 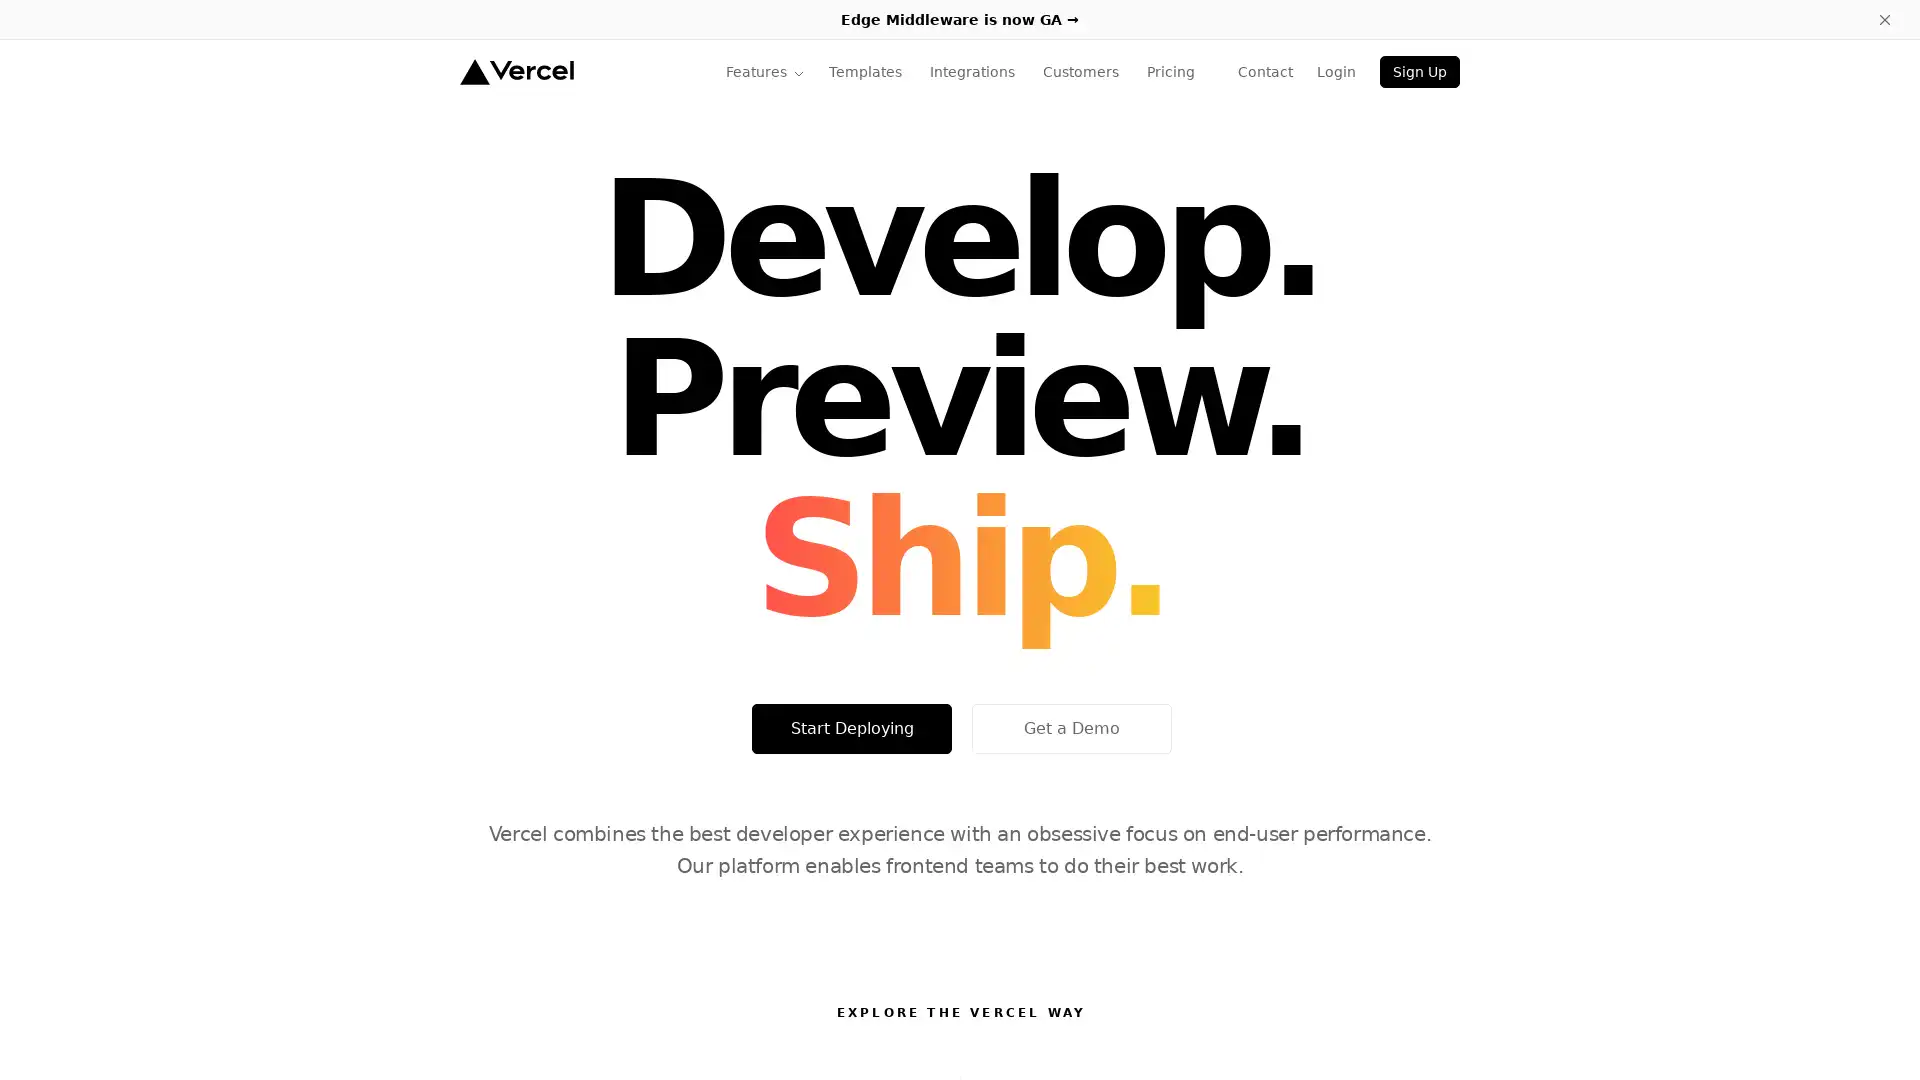 I want to click on Sign Up, so click(x=1419, y=71).